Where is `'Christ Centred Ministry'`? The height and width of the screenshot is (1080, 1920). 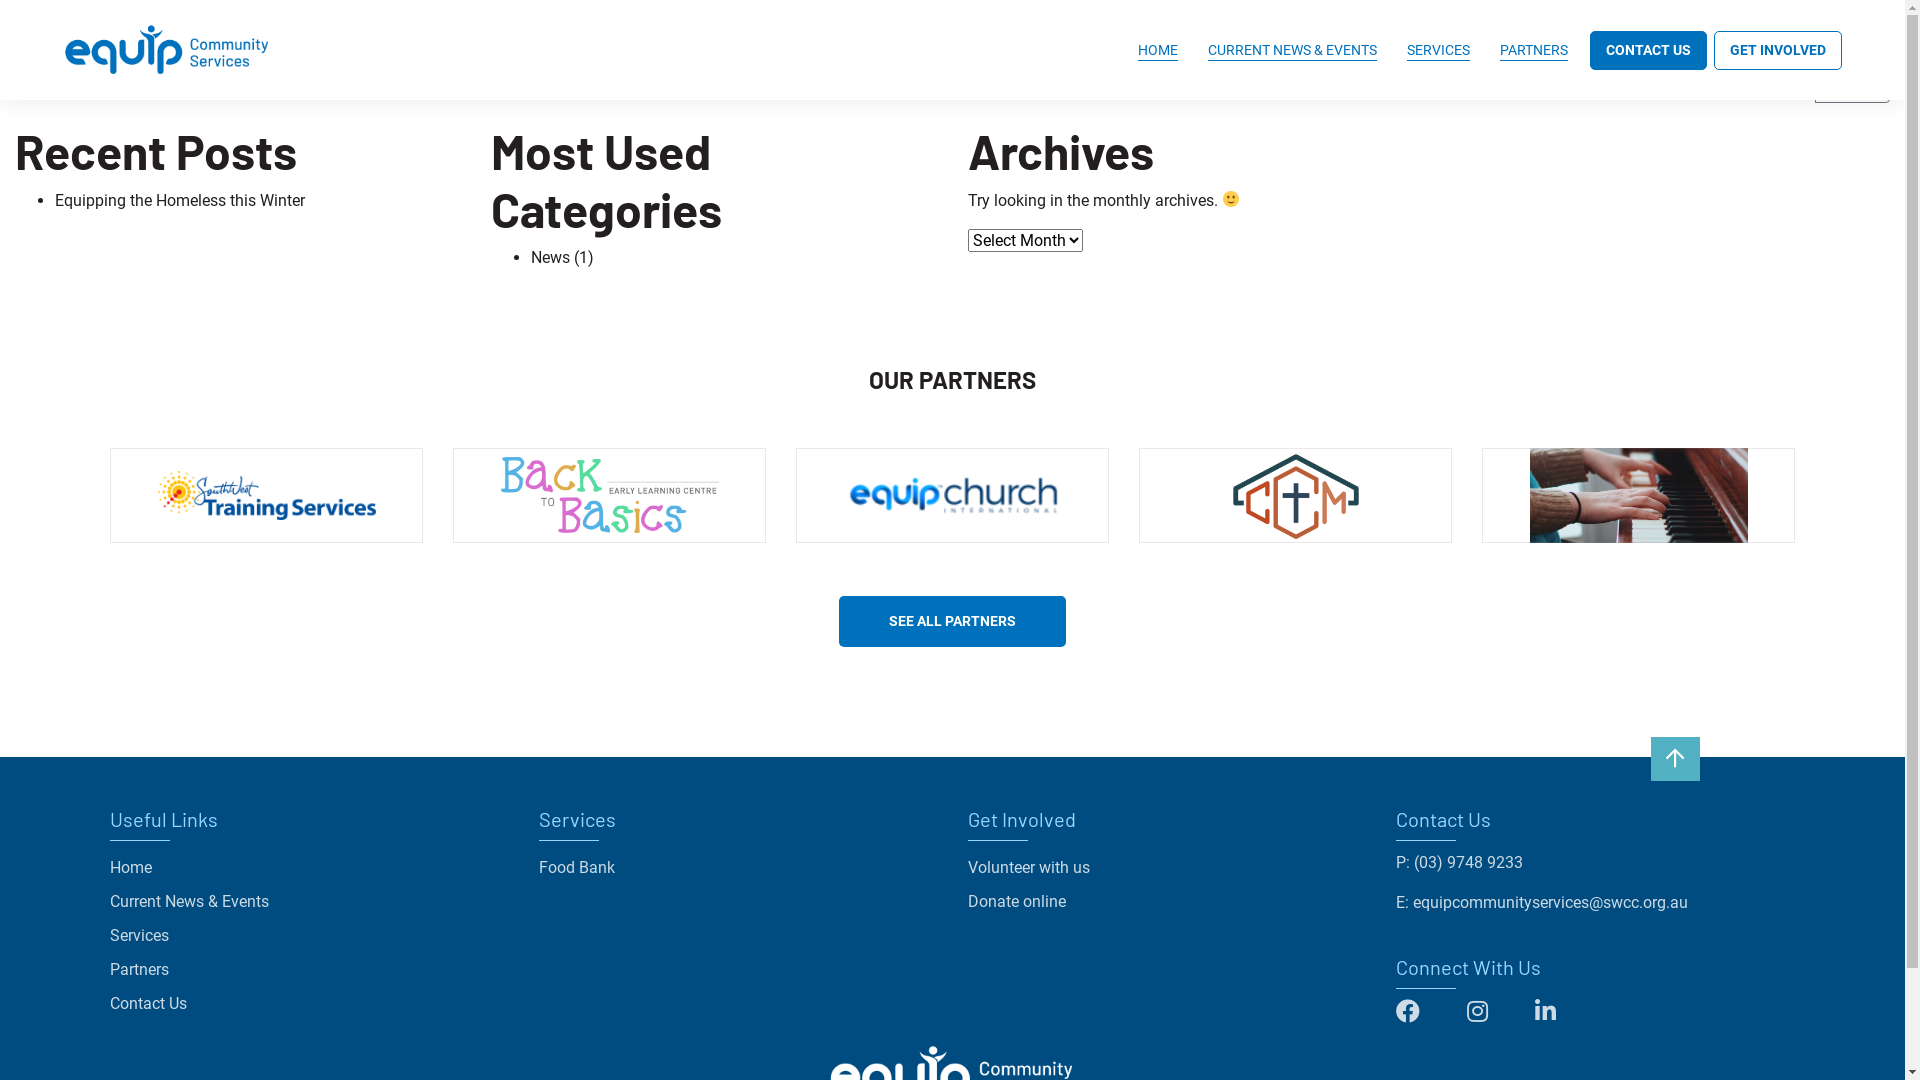
'Christ Centred Ministry' is located at coordinates (1295, 497).